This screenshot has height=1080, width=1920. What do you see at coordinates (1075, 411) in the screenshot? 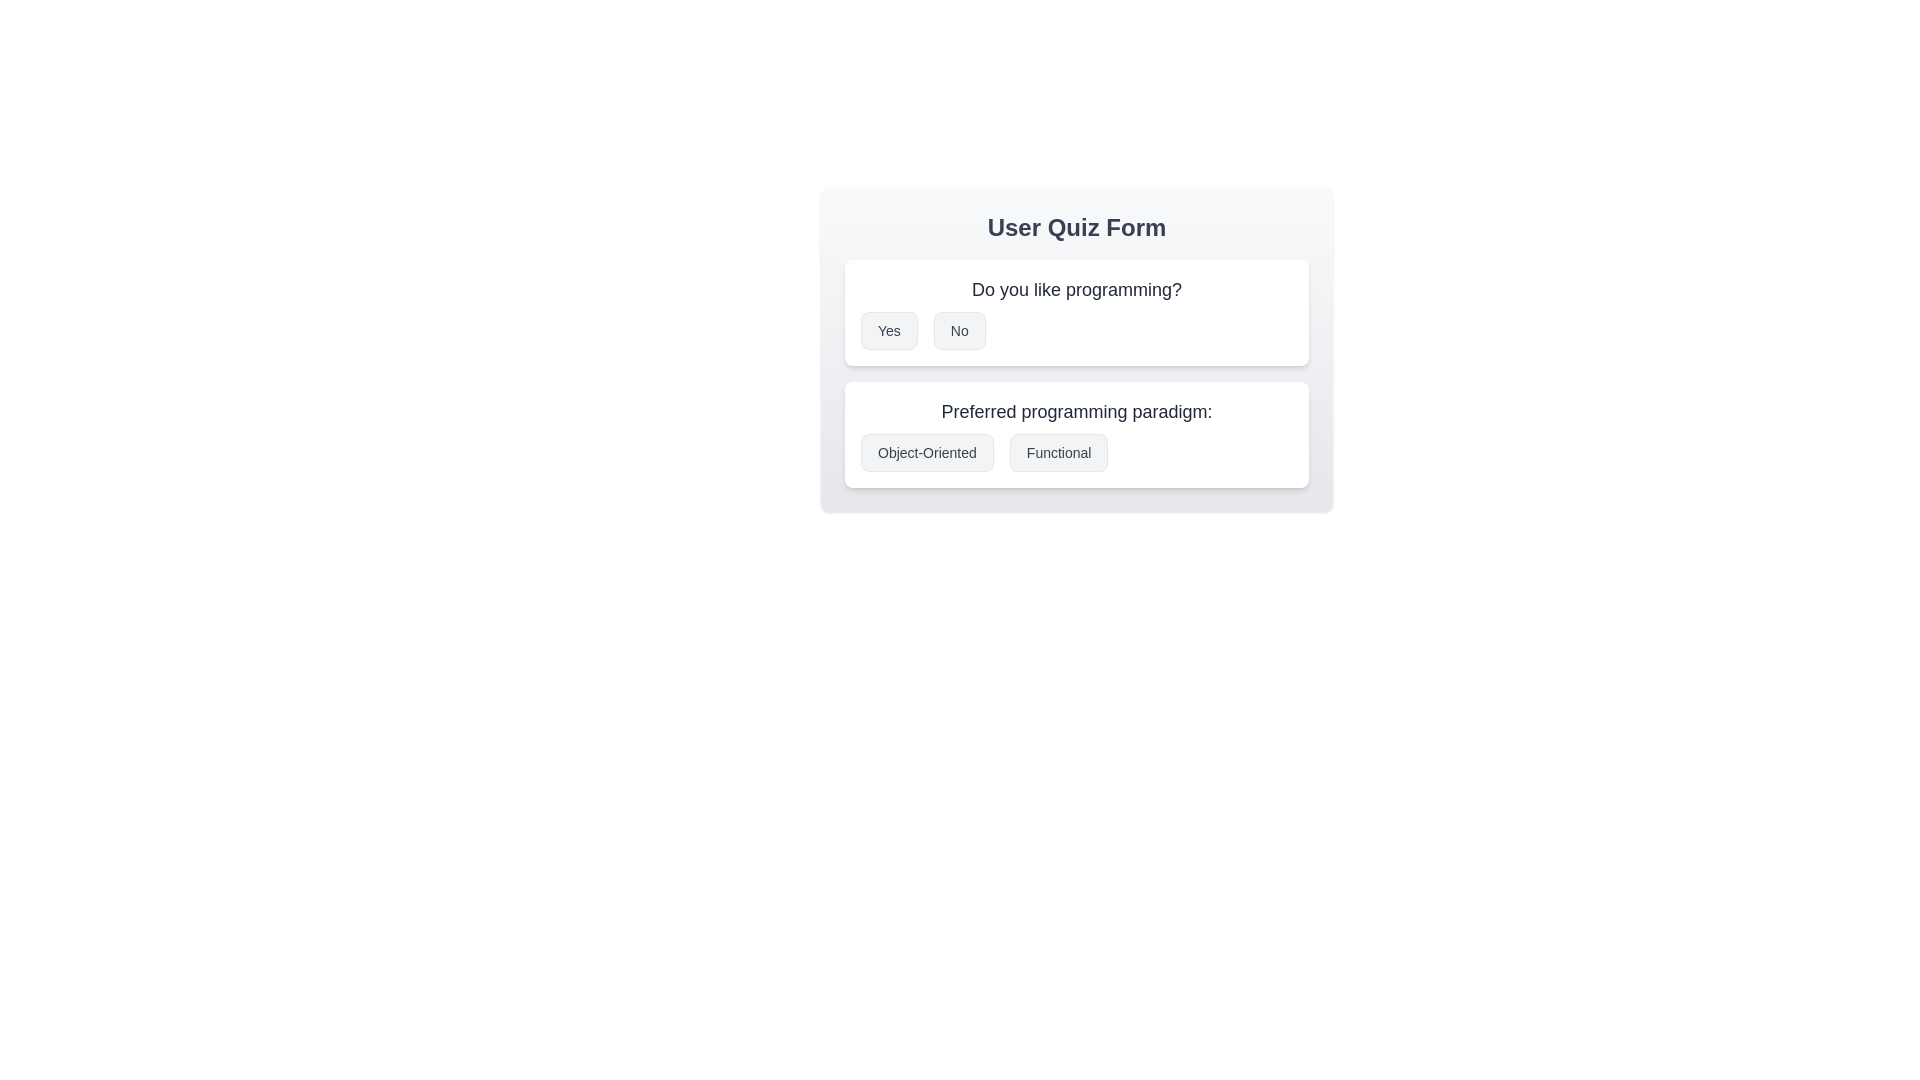
I see `the text label that provides context for the selectable programming paradigm buttons, located above the 'Object-Oriented' and 'Functional' buttons` at bounding box center [1075, 411].